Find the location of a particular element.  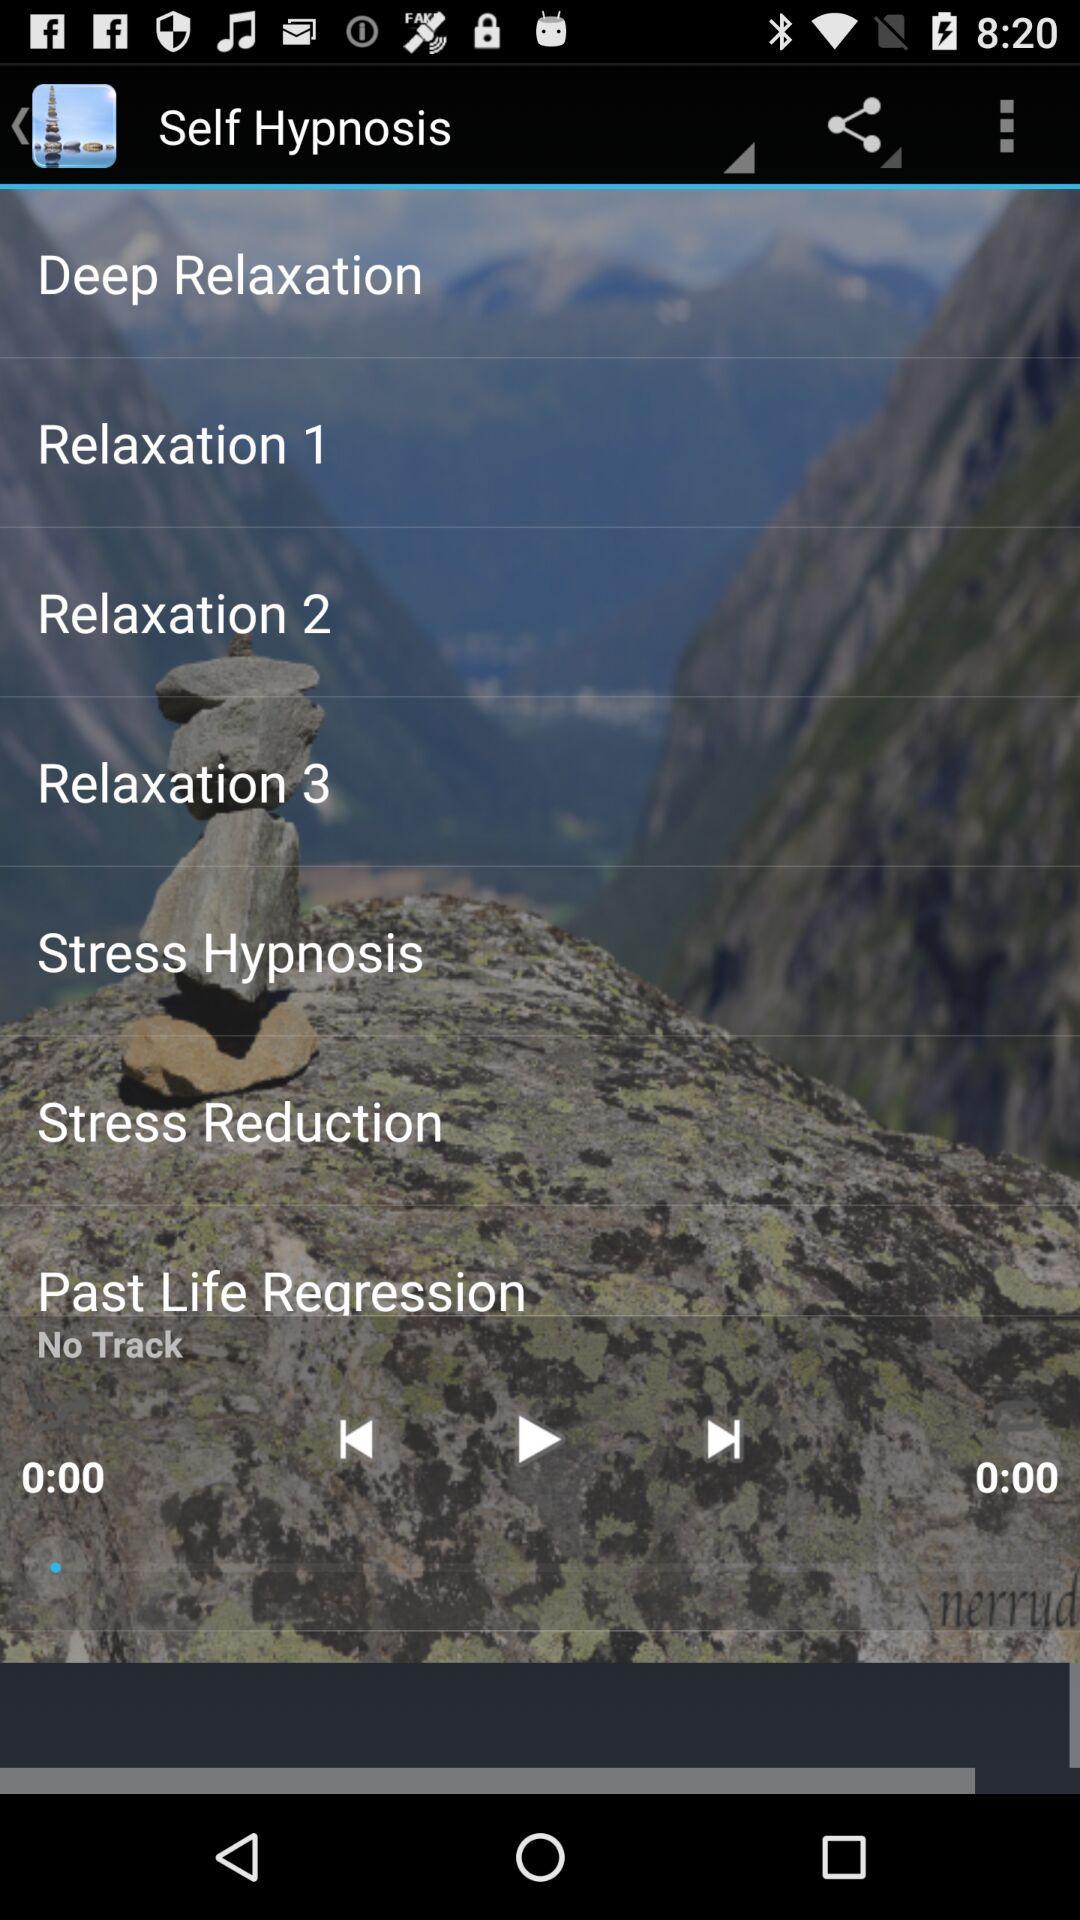

the skip_previous icon is located at coordinates (354, 1538).